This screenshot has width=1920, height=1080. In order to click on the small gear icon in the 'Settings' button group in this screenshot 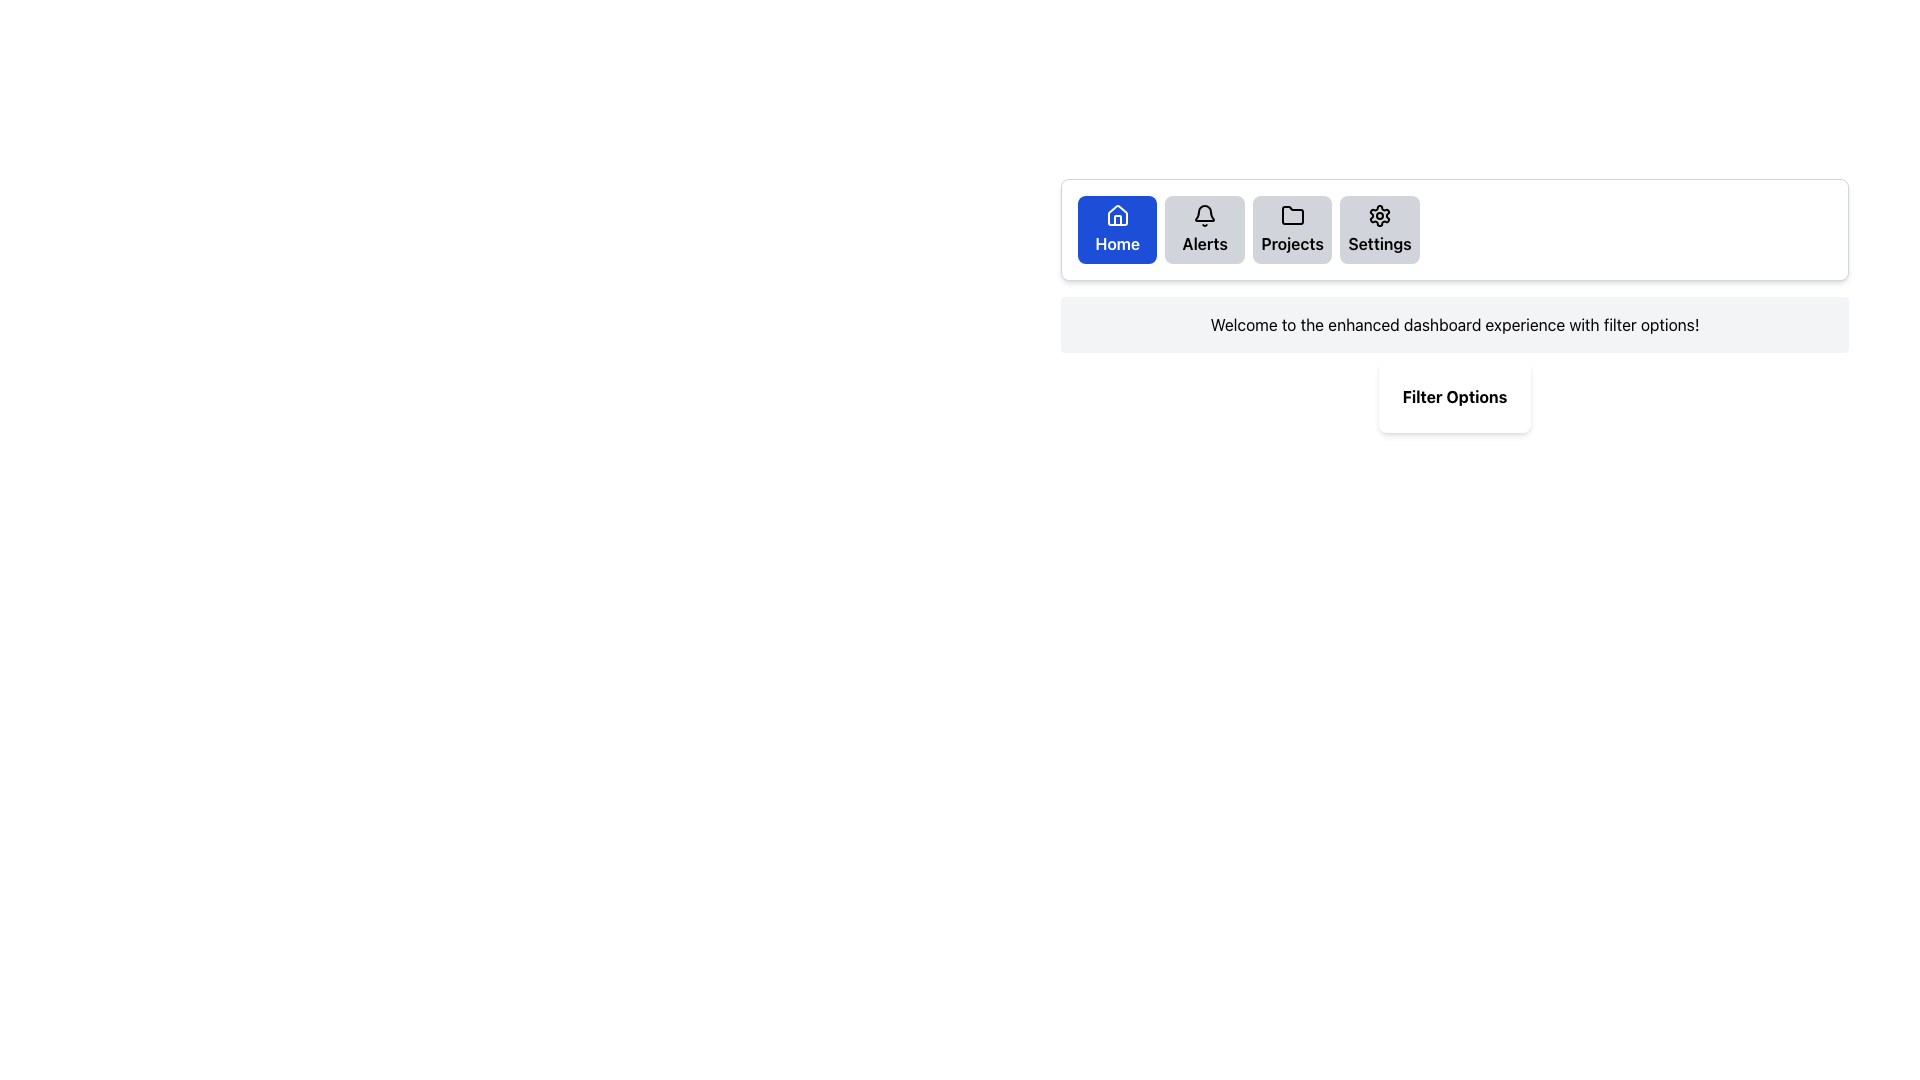, I will do `click(1379, 216)`.